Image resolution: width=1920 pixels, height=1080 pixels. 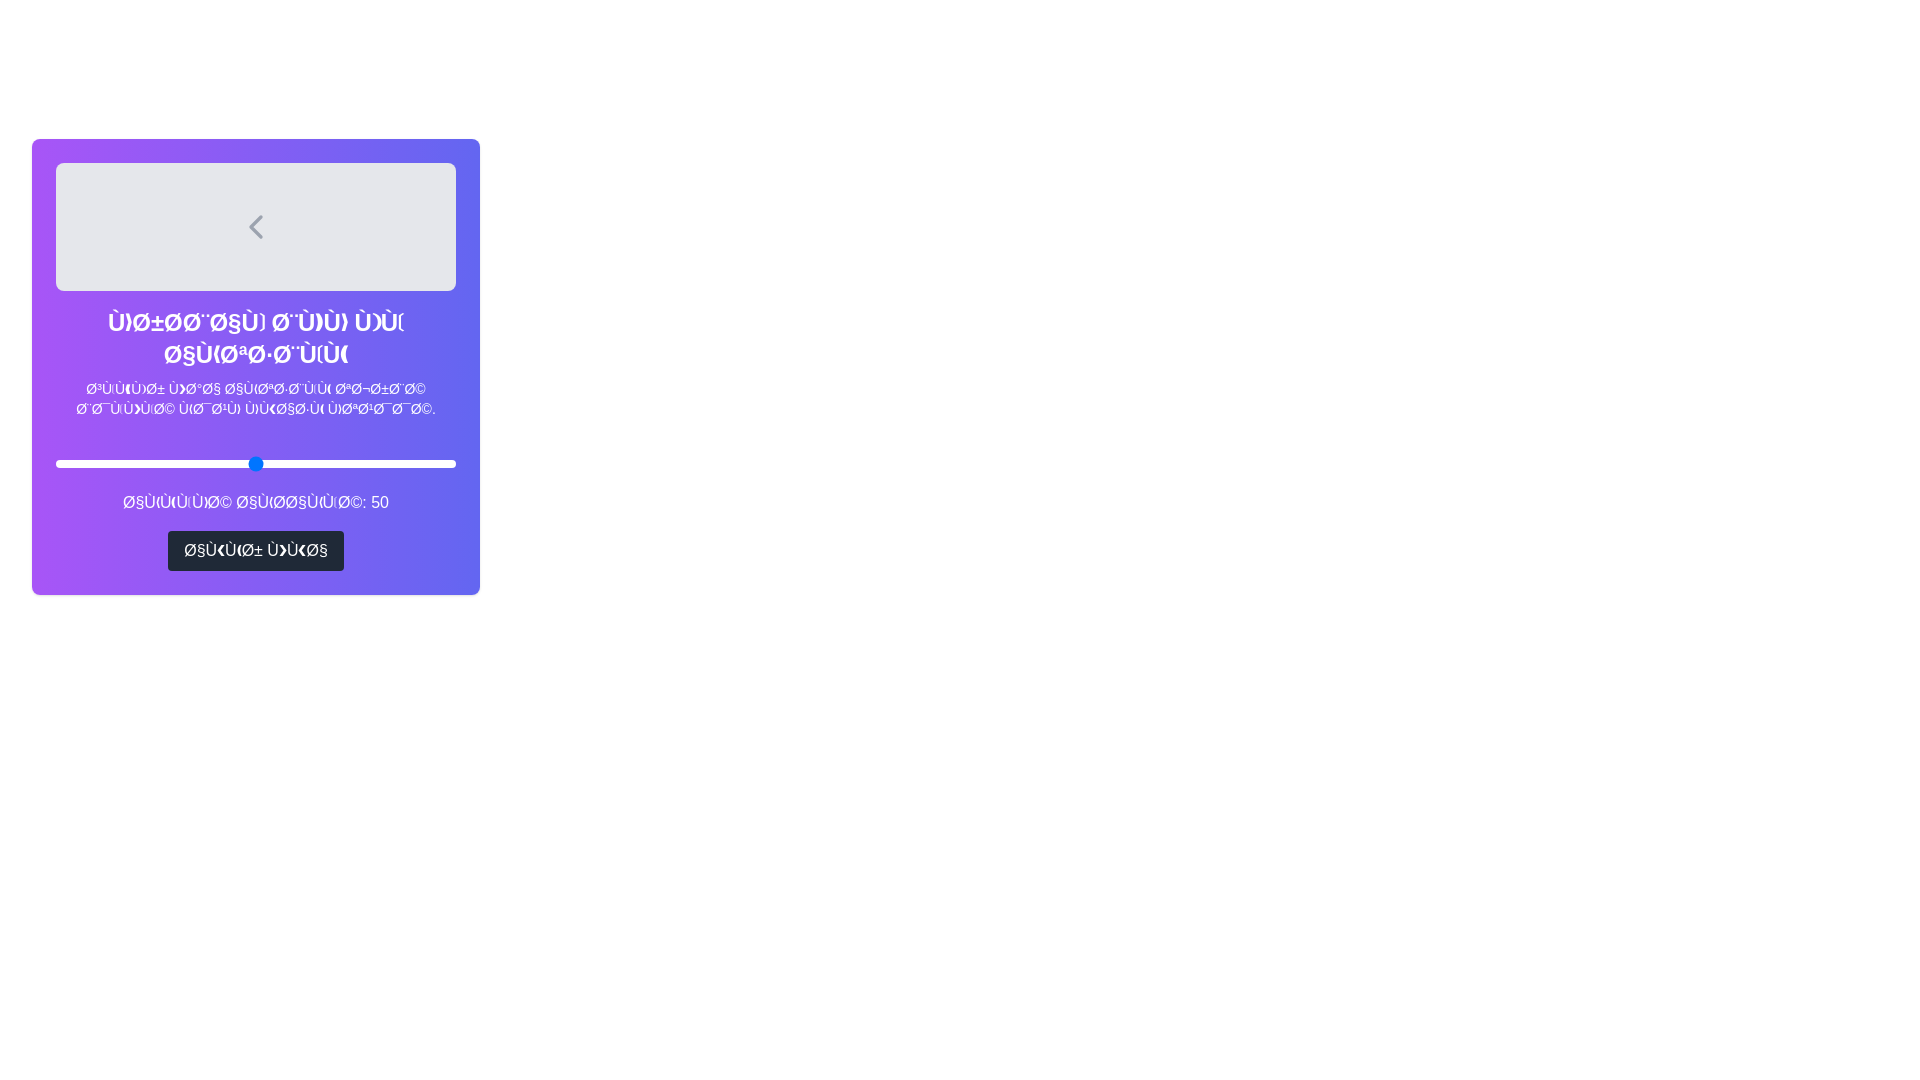 What do you see at coordinates (254, 226) in the screenshot?
I see `the left-pointing chevron arrow button, which is gray and located at the top of a card-like widget` at bounding box center [254, 226].